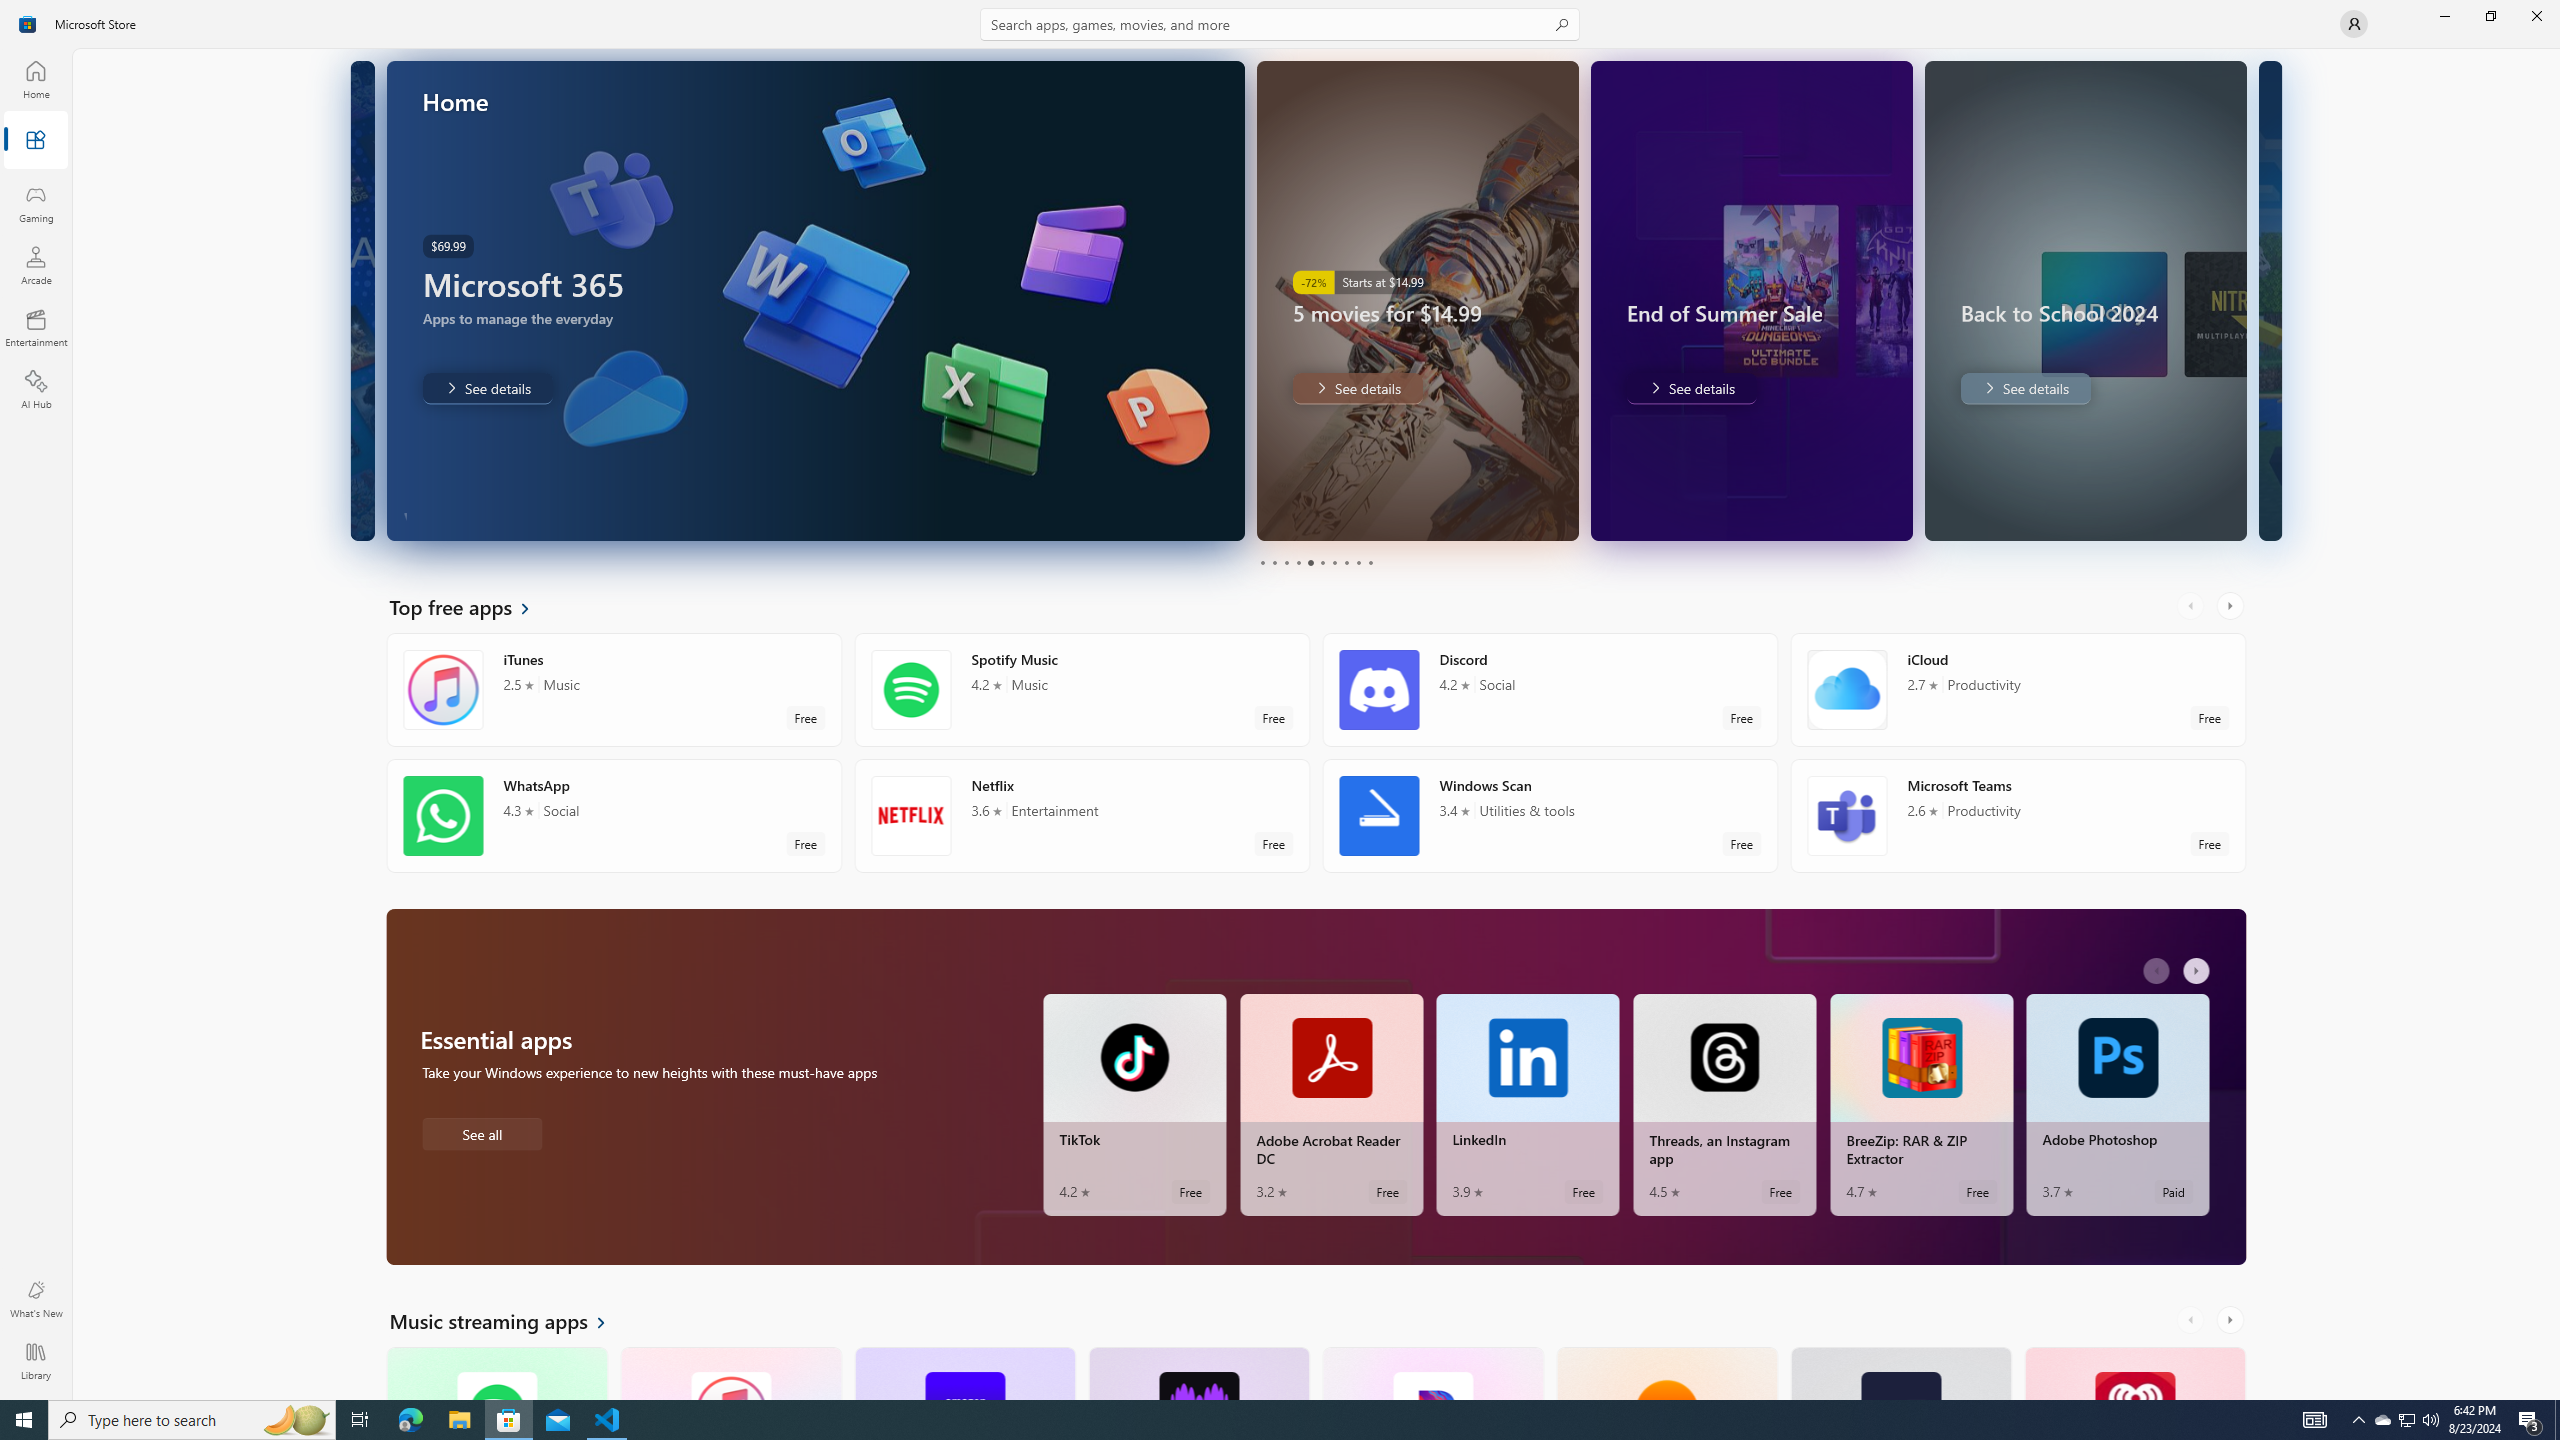 This screenshot has height=1440, width=2560. Describe the element at coordinates (1133, 1104) in the screenshot. I see `'TikTok. Average rating of 4.2 out of five stars. Free  '` at that location.